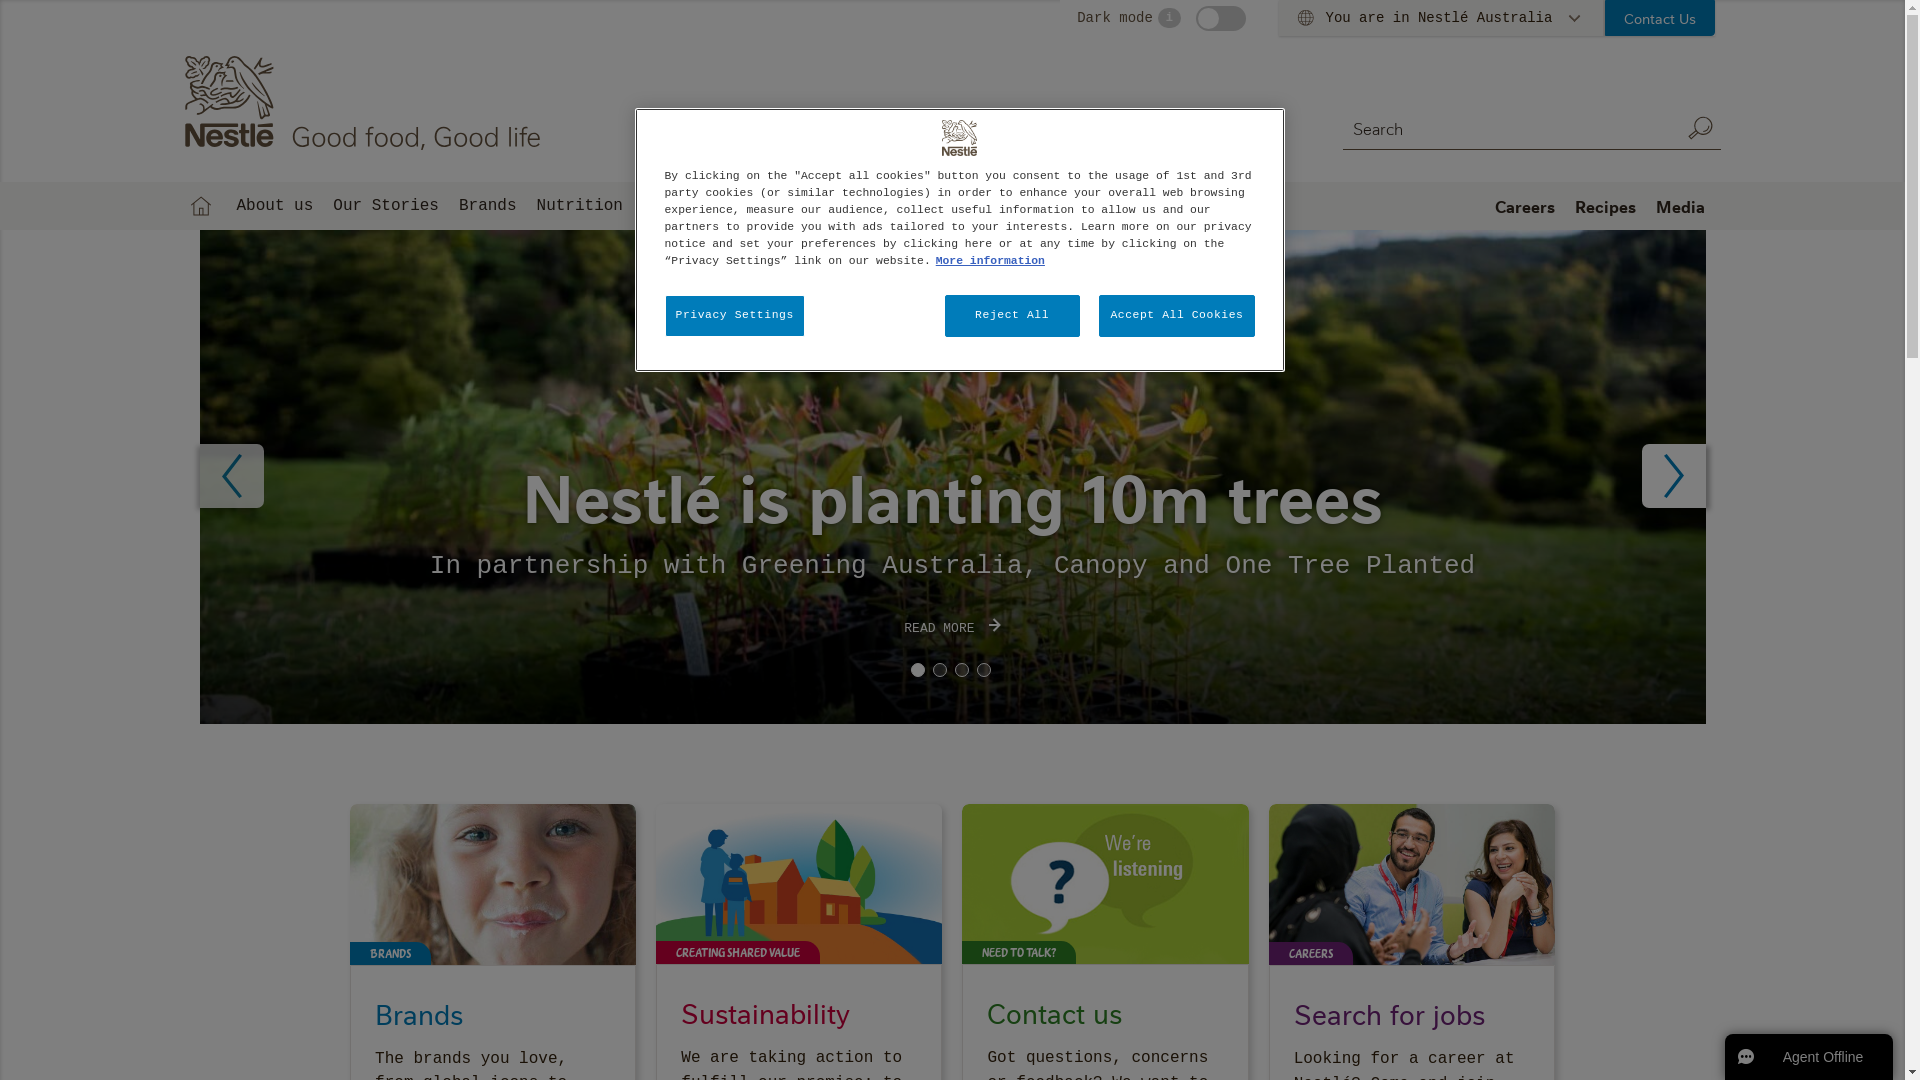 The image size is (1920, 1080). What do you see at coordinates (322, 205) in the screenshot?
I see `'Our Stories'` at bounding box center [322, 205].